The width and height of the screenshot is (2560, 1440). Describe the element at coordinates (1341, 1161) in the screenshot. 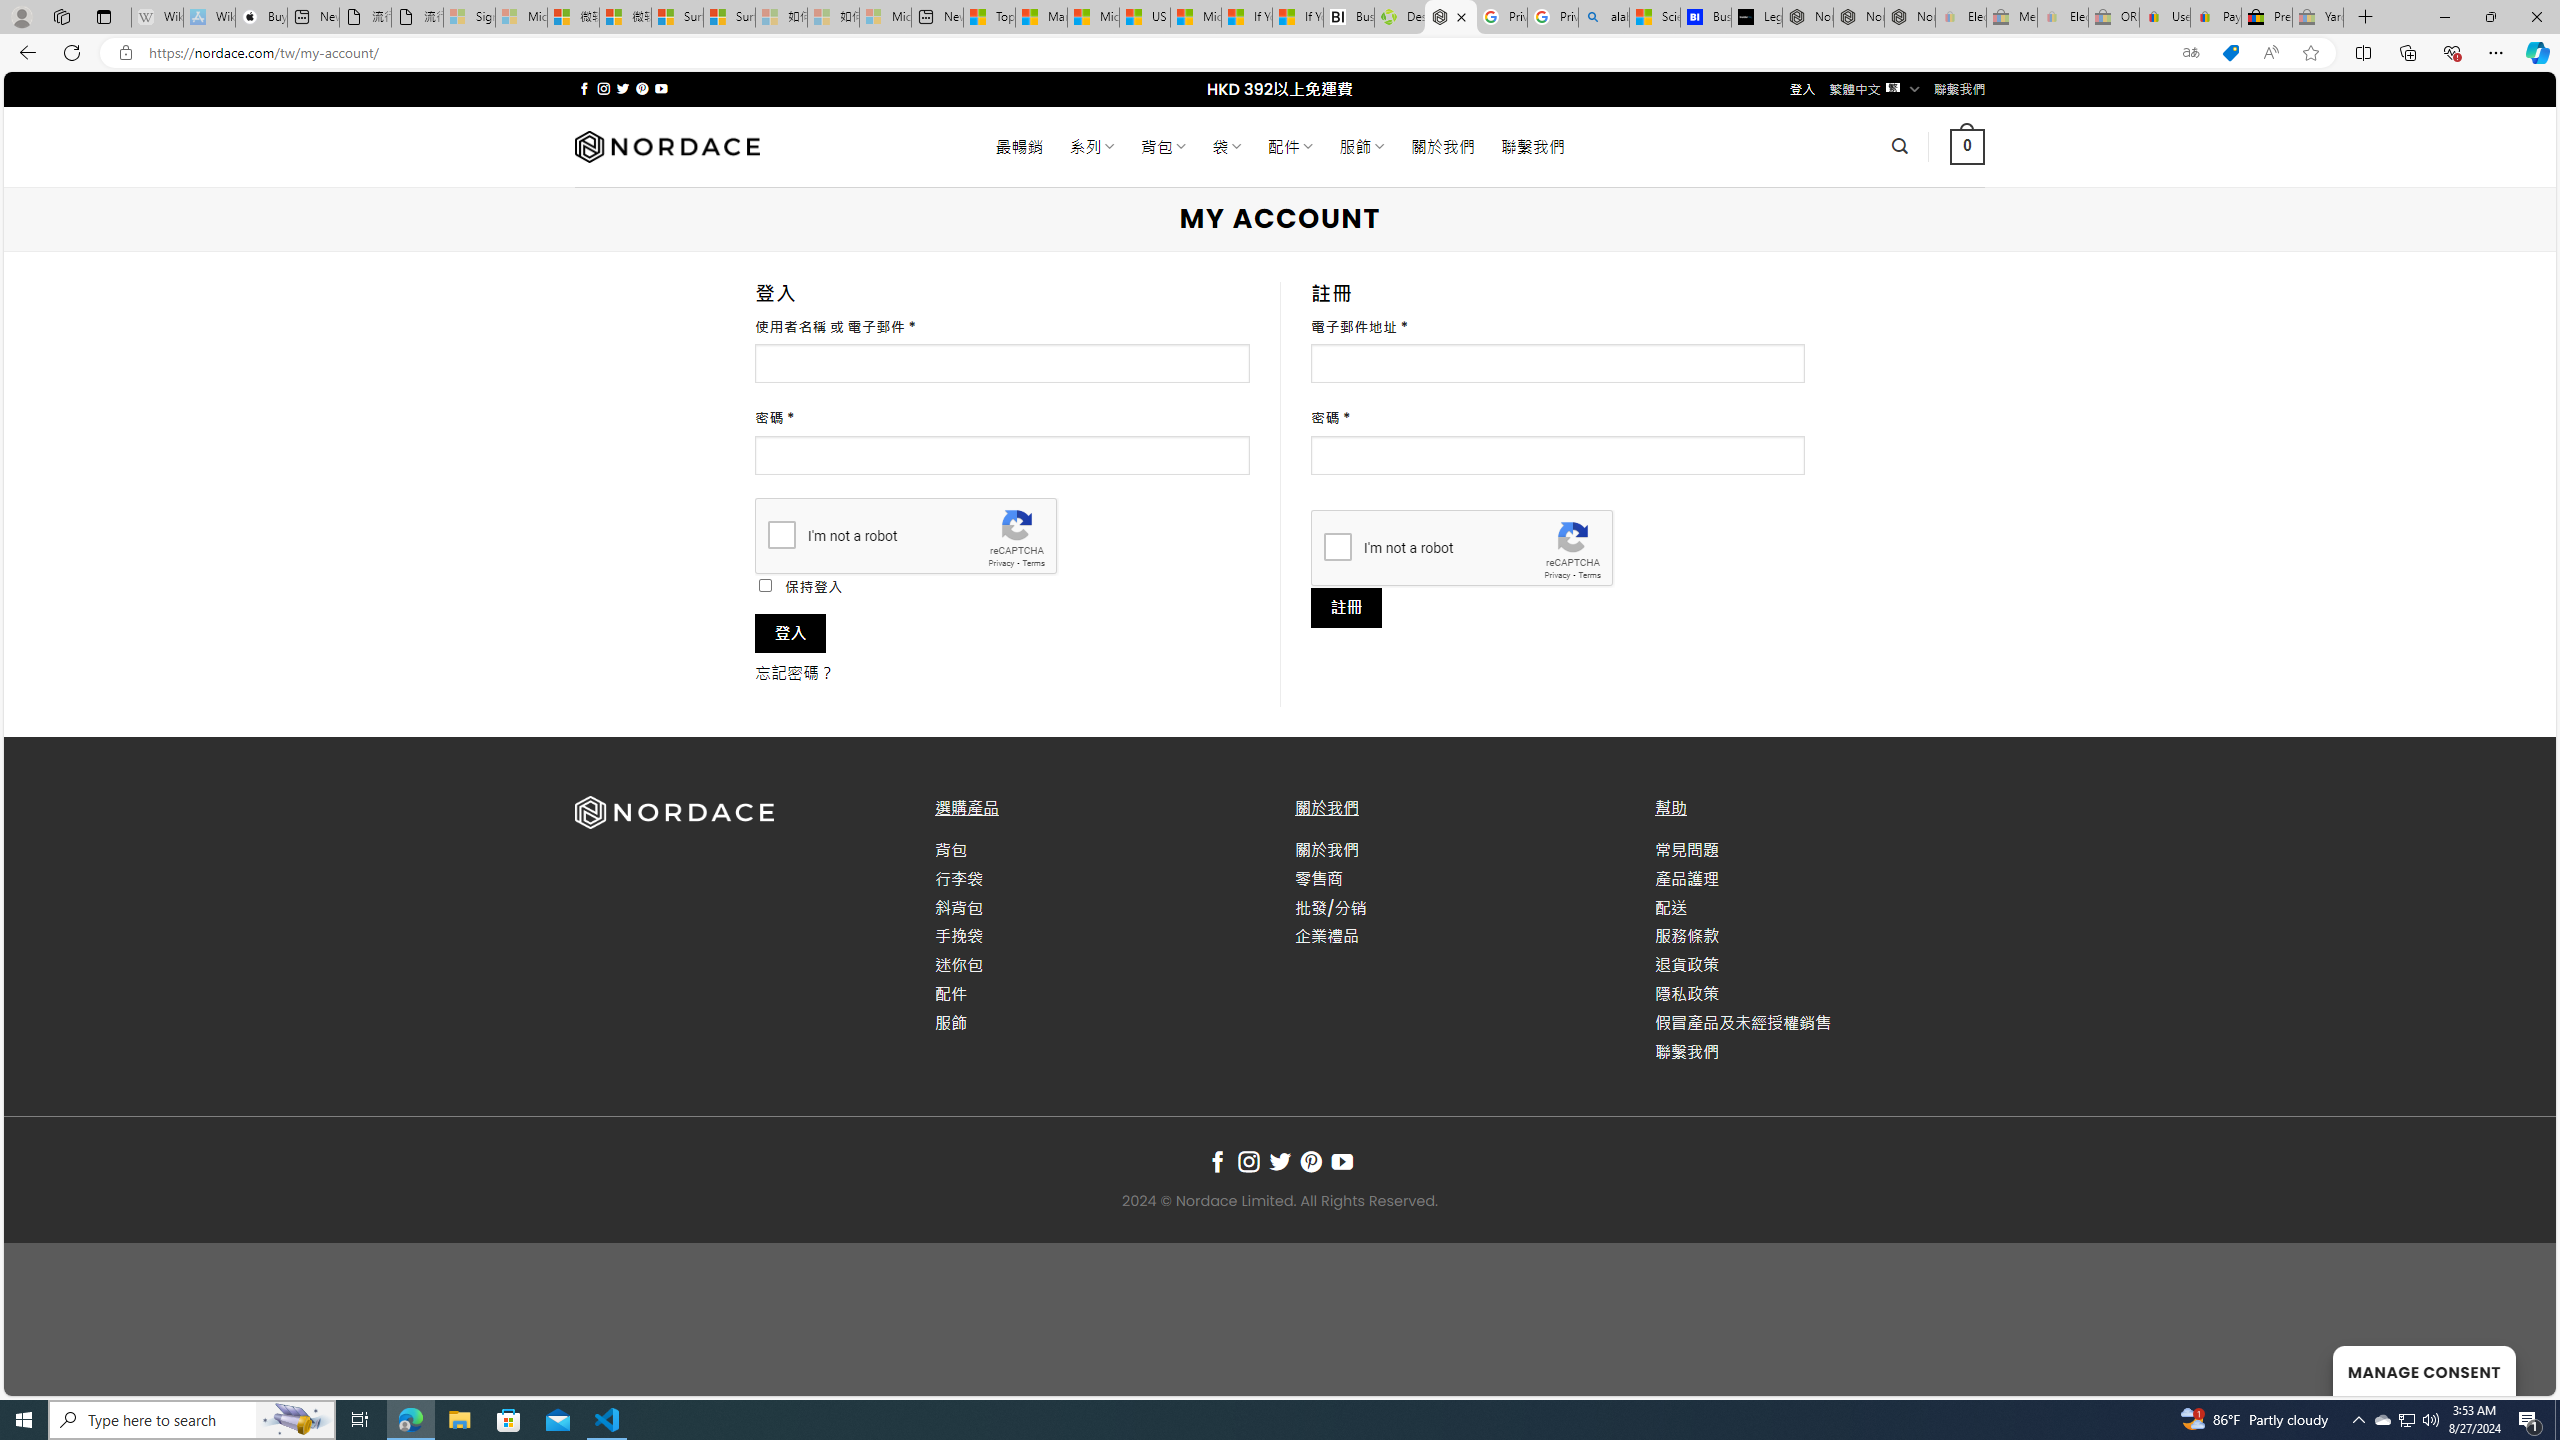

I see `'Follow on YouTube'` at that location.